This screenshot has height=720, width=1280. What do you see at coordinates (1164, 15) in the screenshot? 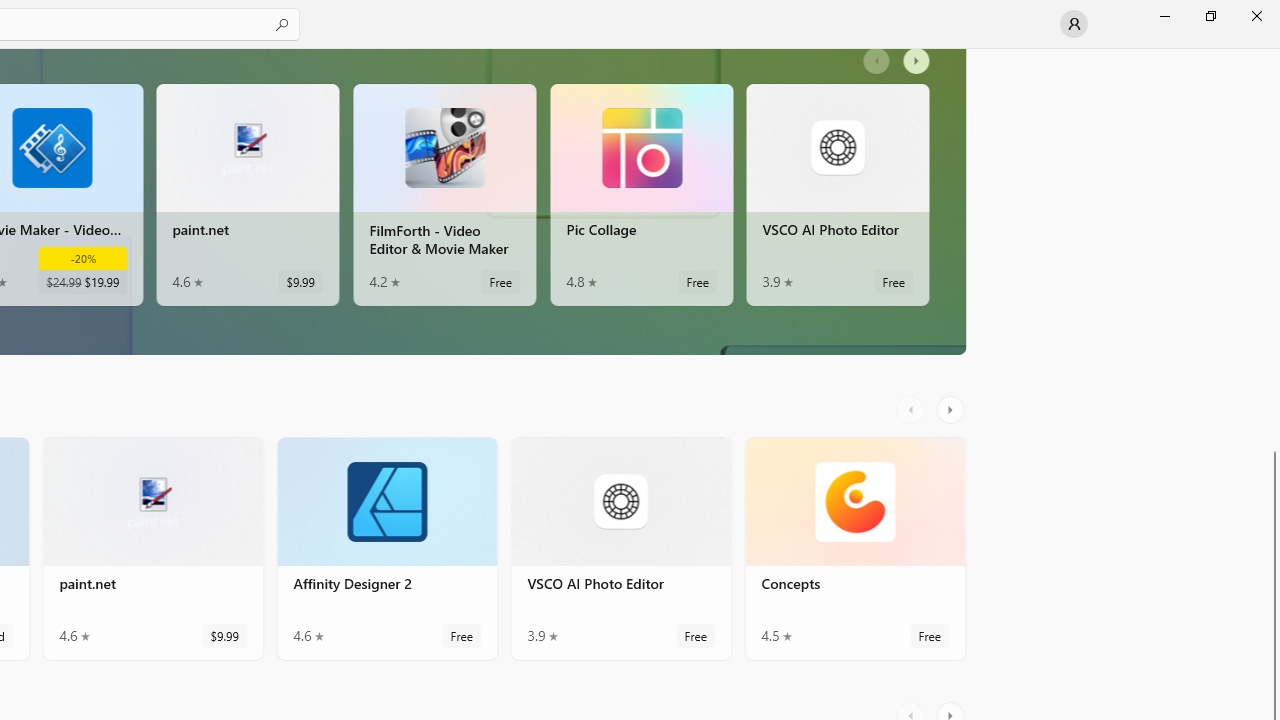
I see `'Minimize Microsoft Store'` at bounding box center [1164, 15].